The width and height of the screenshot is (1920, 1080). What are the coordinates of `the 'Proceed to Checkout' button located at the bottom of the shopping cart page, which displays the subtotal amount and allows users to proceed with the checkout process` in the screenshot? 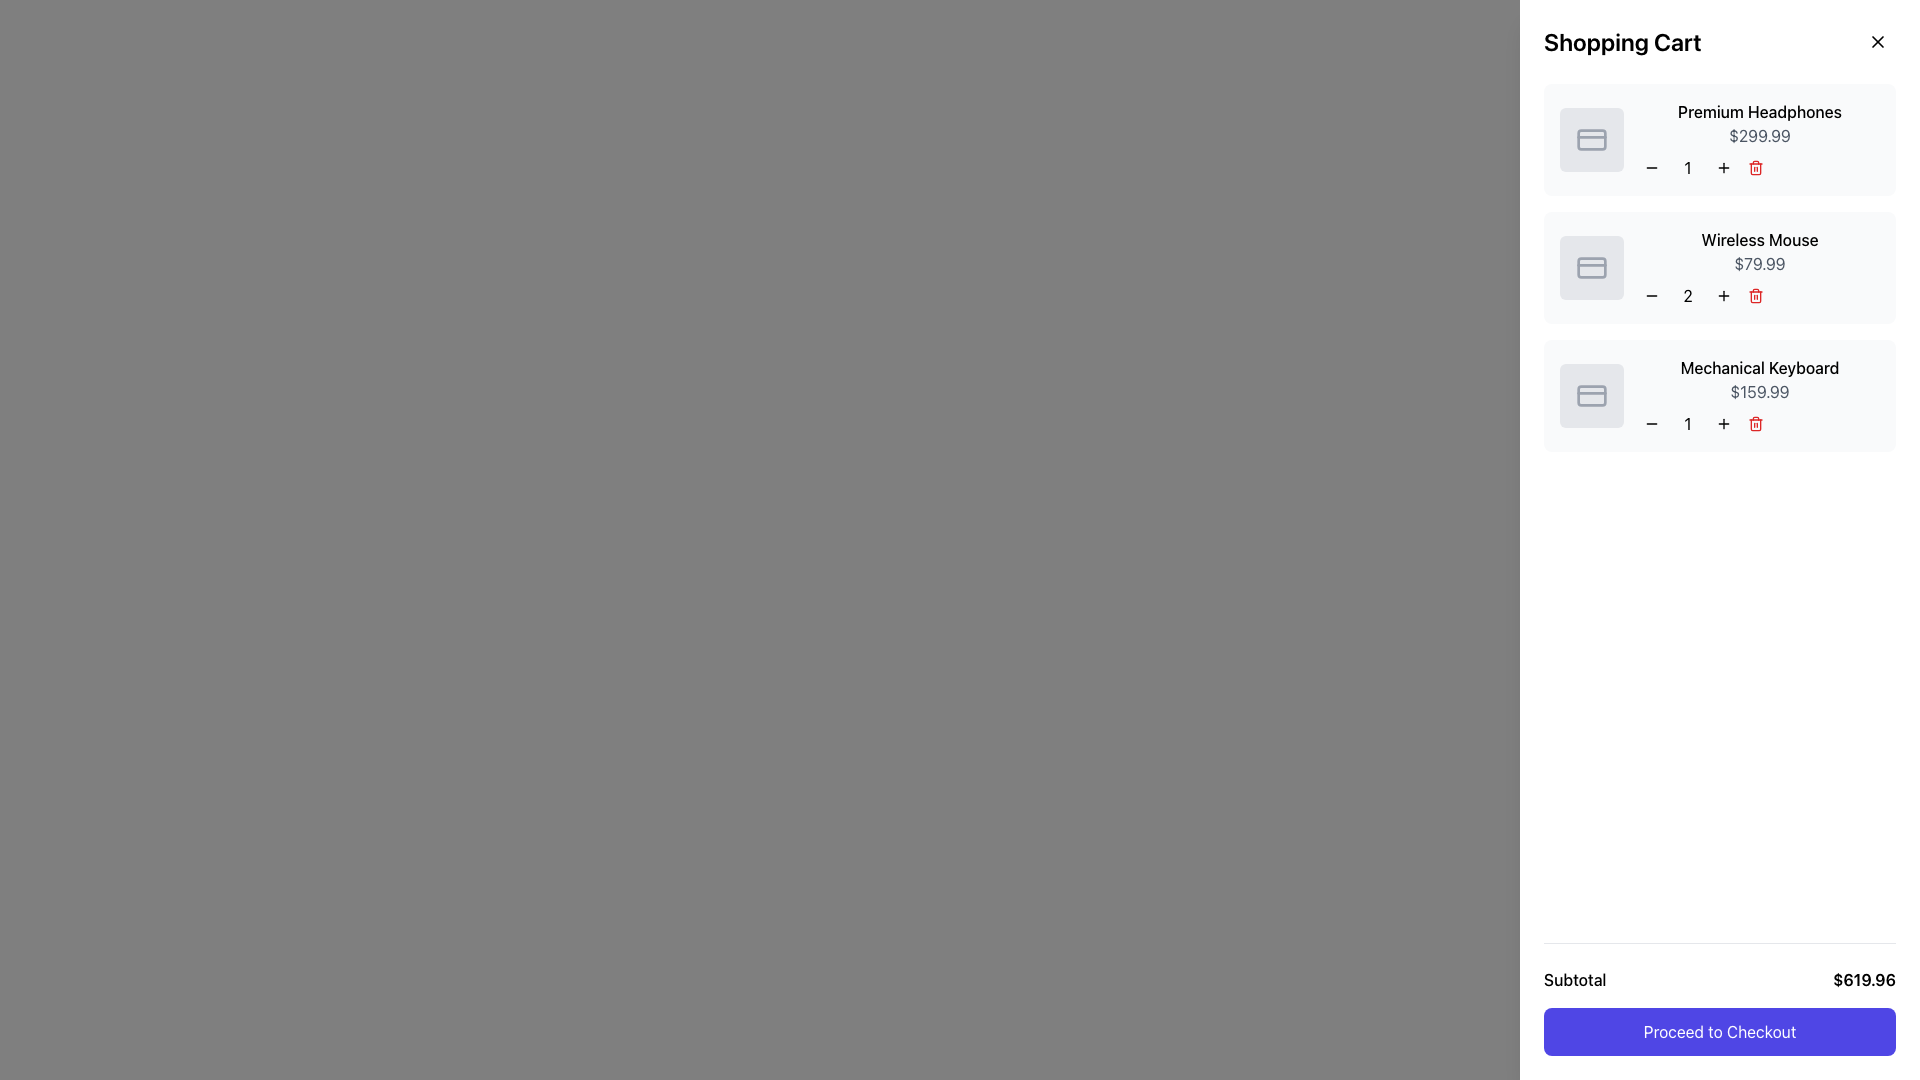 It's located at (1718, 999).